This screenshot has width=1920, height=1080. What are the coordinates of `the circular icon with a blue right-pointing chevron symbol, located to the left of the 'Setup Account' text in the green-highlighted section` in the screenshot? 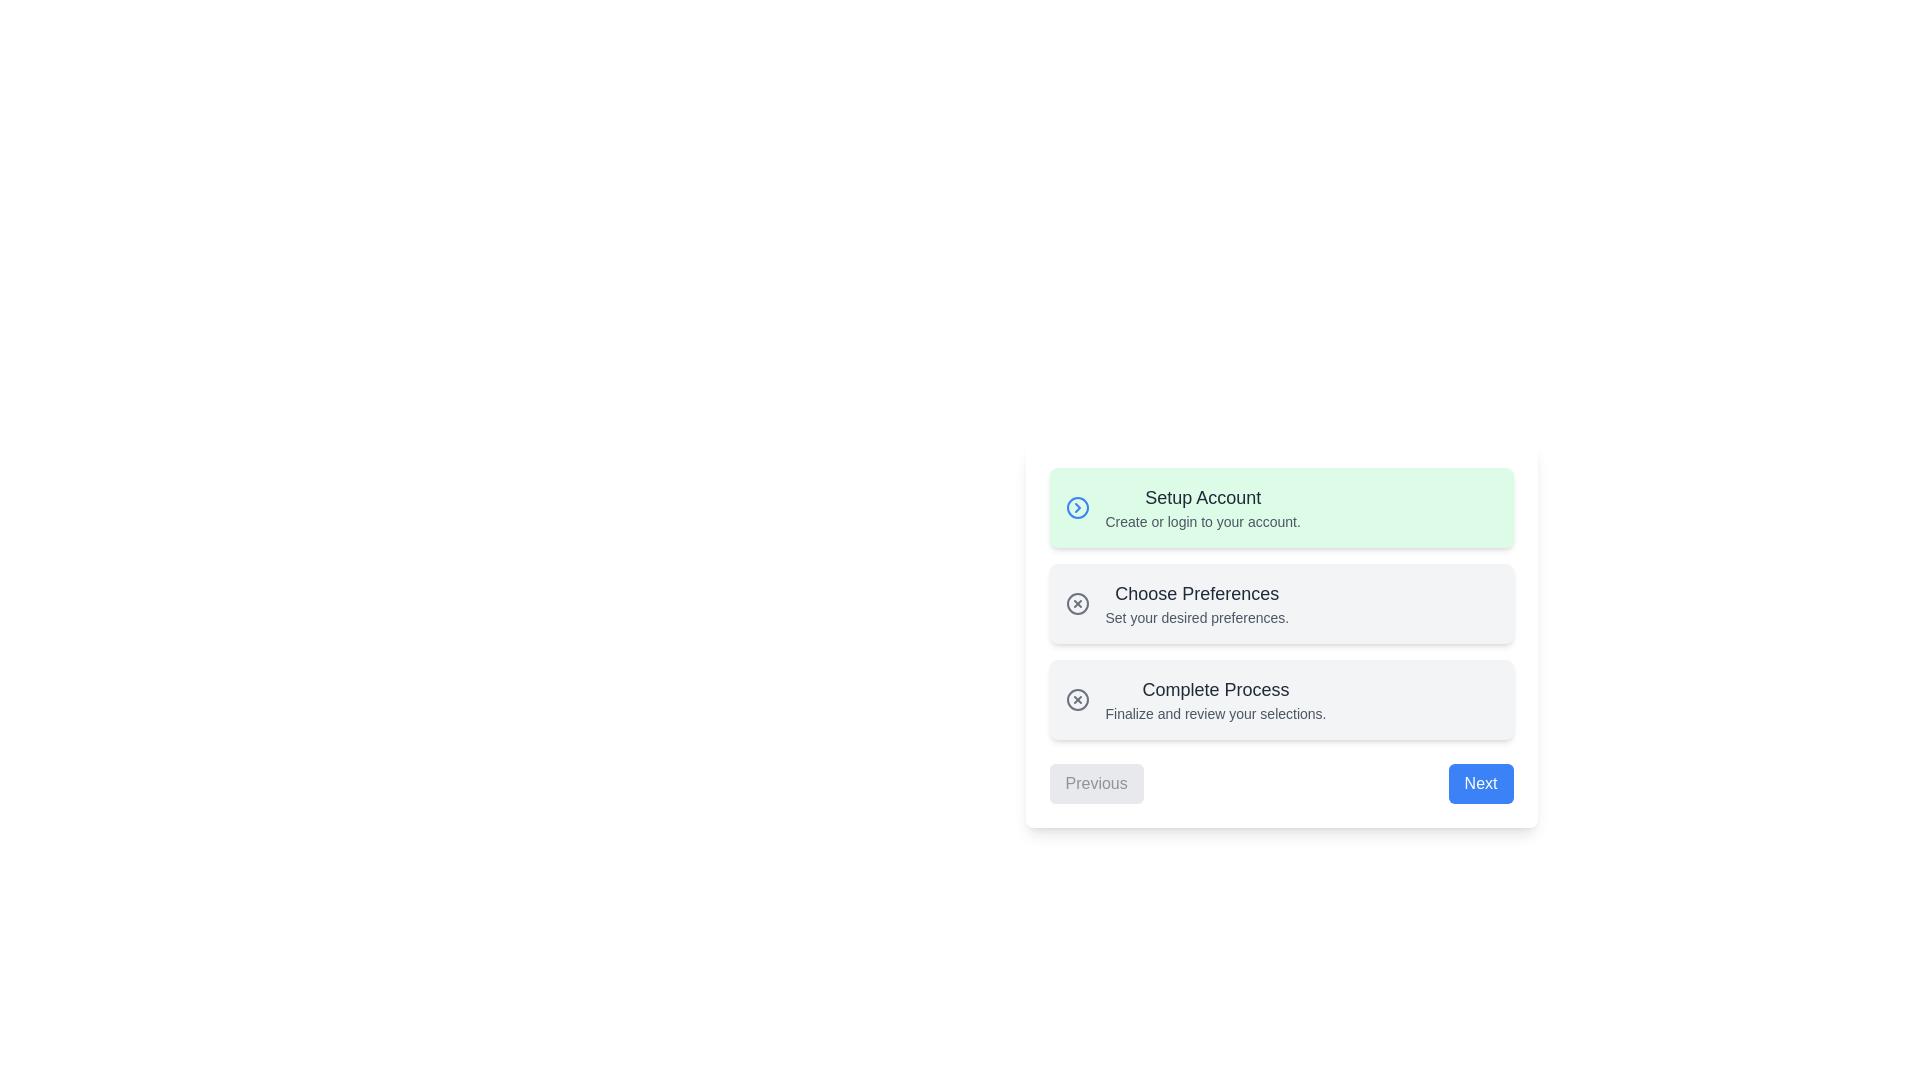 It's located at (1076, 507).